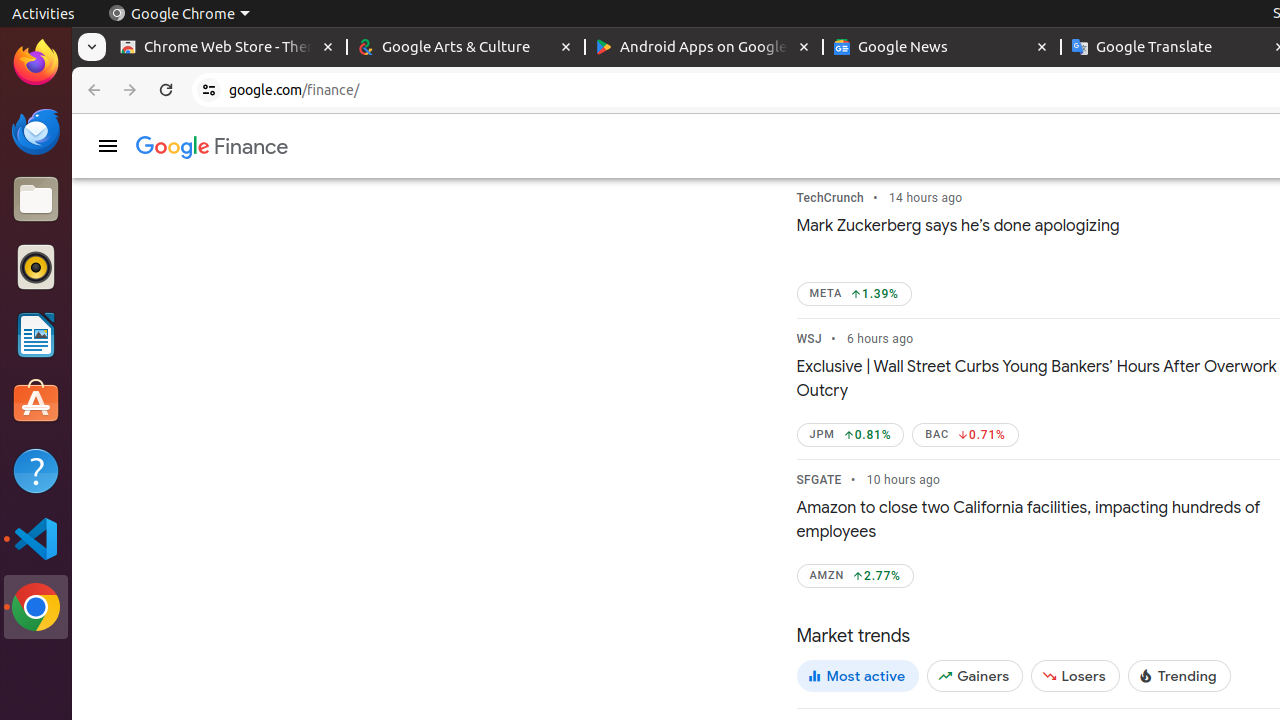  Describe the element at coordinates (35, 403) in the screenshot. I see `'Ubuntu Software'` at that location.